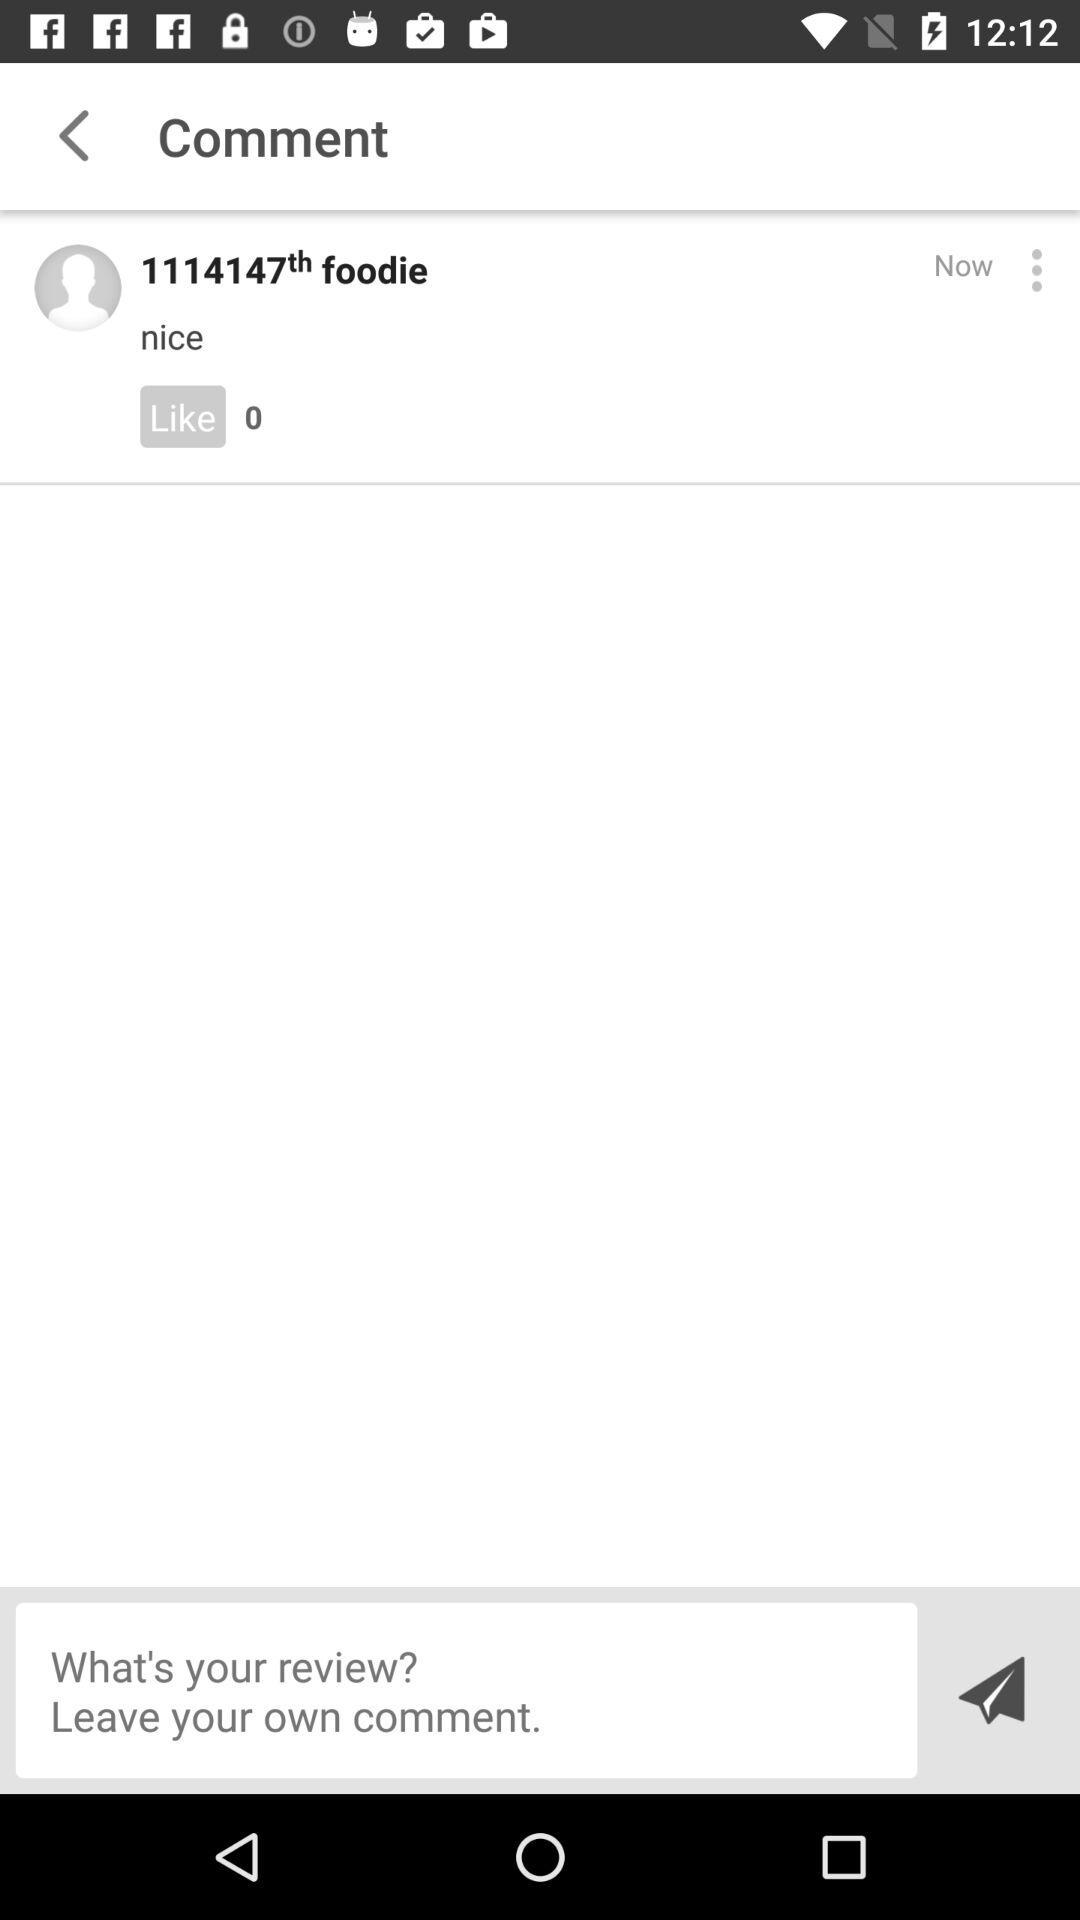 The height and width of the screenshot is (1920, 1080). What do you see at coordinates (990, 1689) in the screenshot?
I see `the send icon` at bounding box center [990, 1689].